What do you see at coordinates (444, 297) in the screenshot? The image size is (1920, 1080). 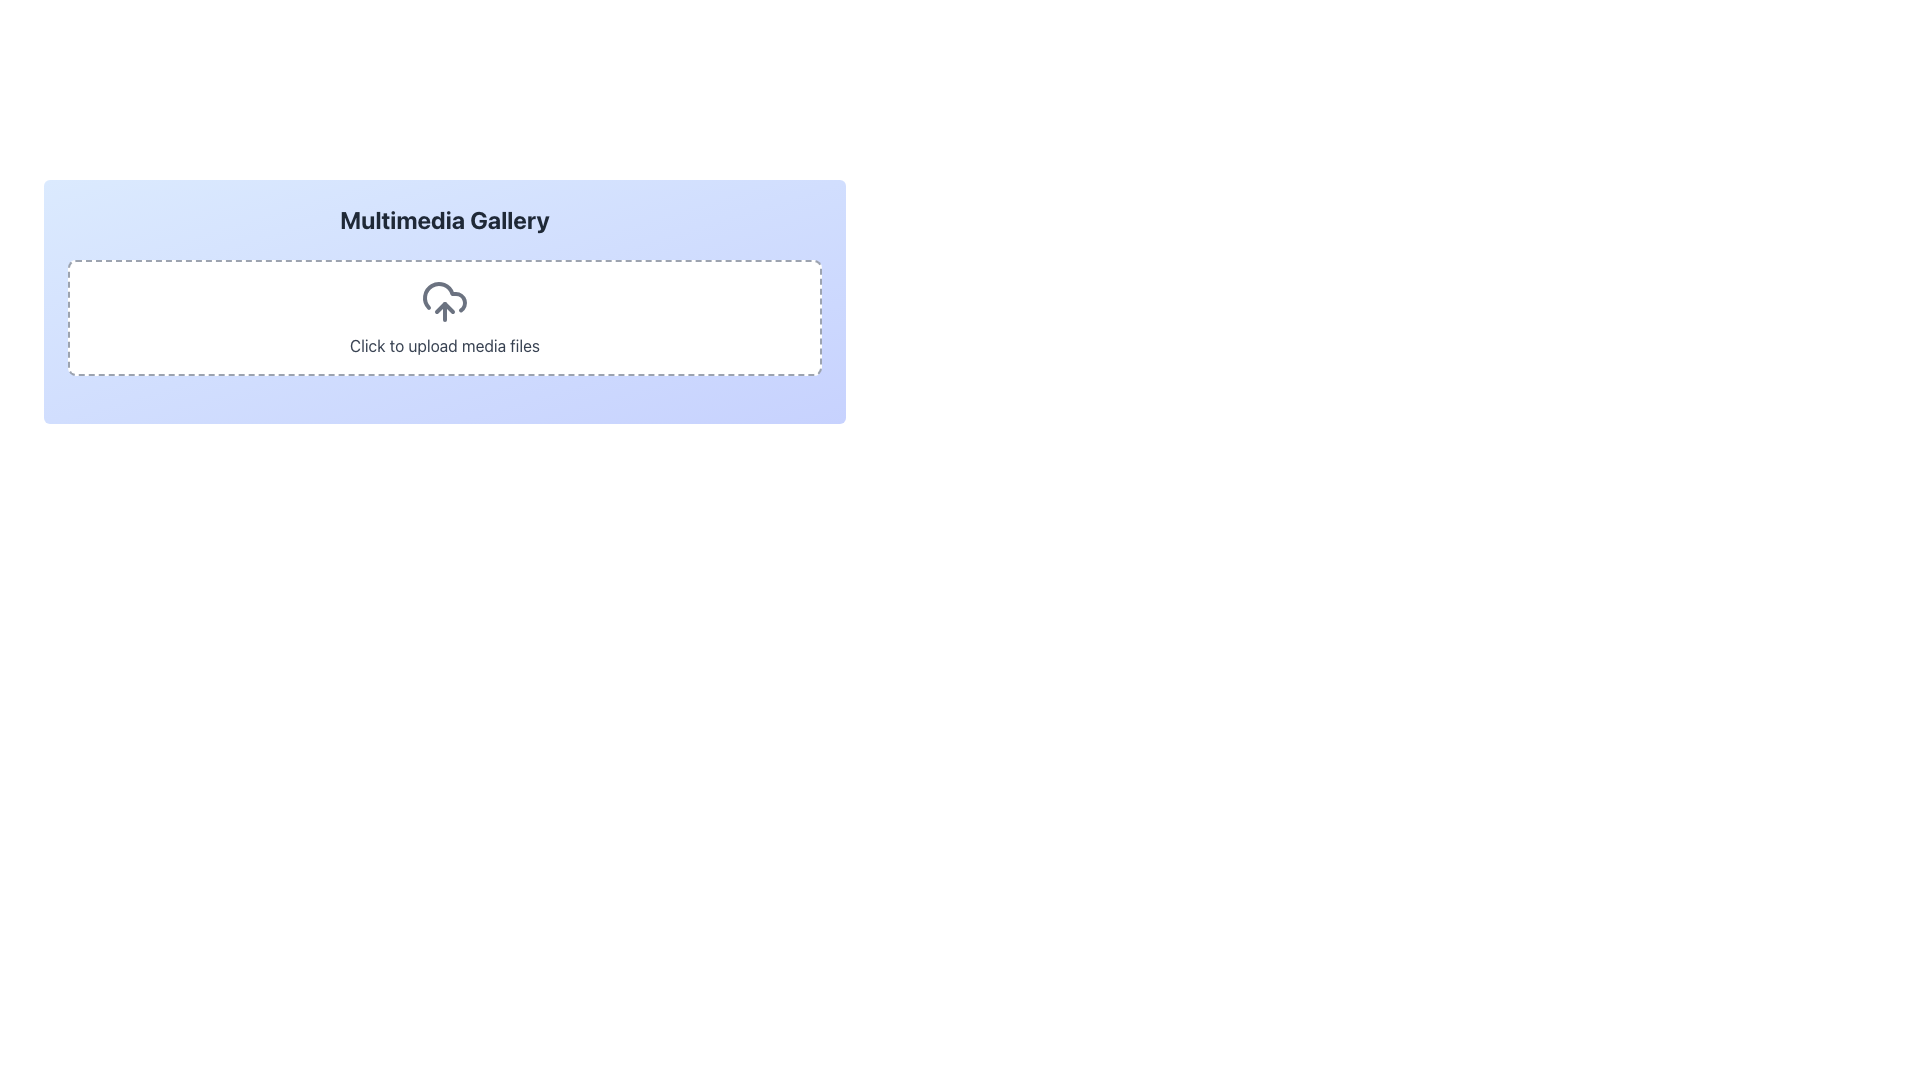 I see `the upper portion of the cloud-shaped graphical icon within the dashed-bordered rectangle labeled 'Click to upload media files'` at bounding box center [444, 297].